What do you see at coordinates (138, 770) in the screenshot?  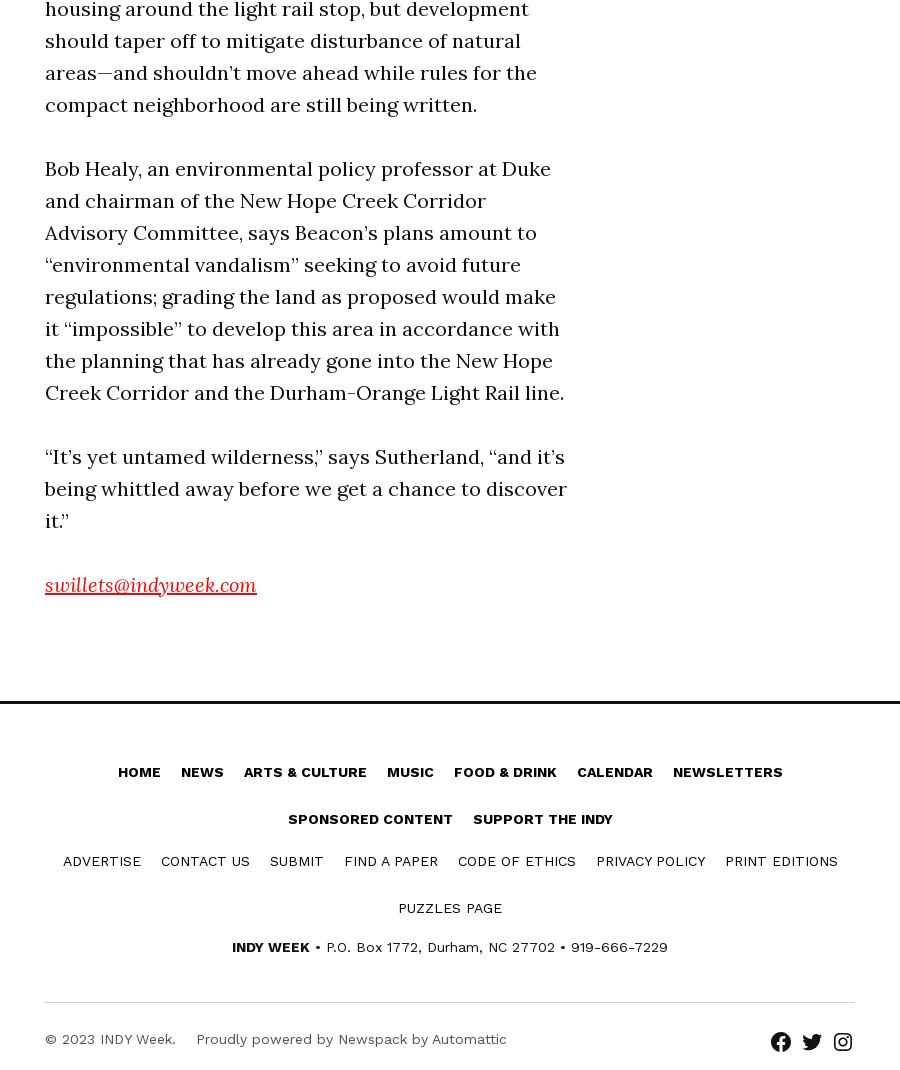 I see `'Home'` at bounding box center [138, 770].